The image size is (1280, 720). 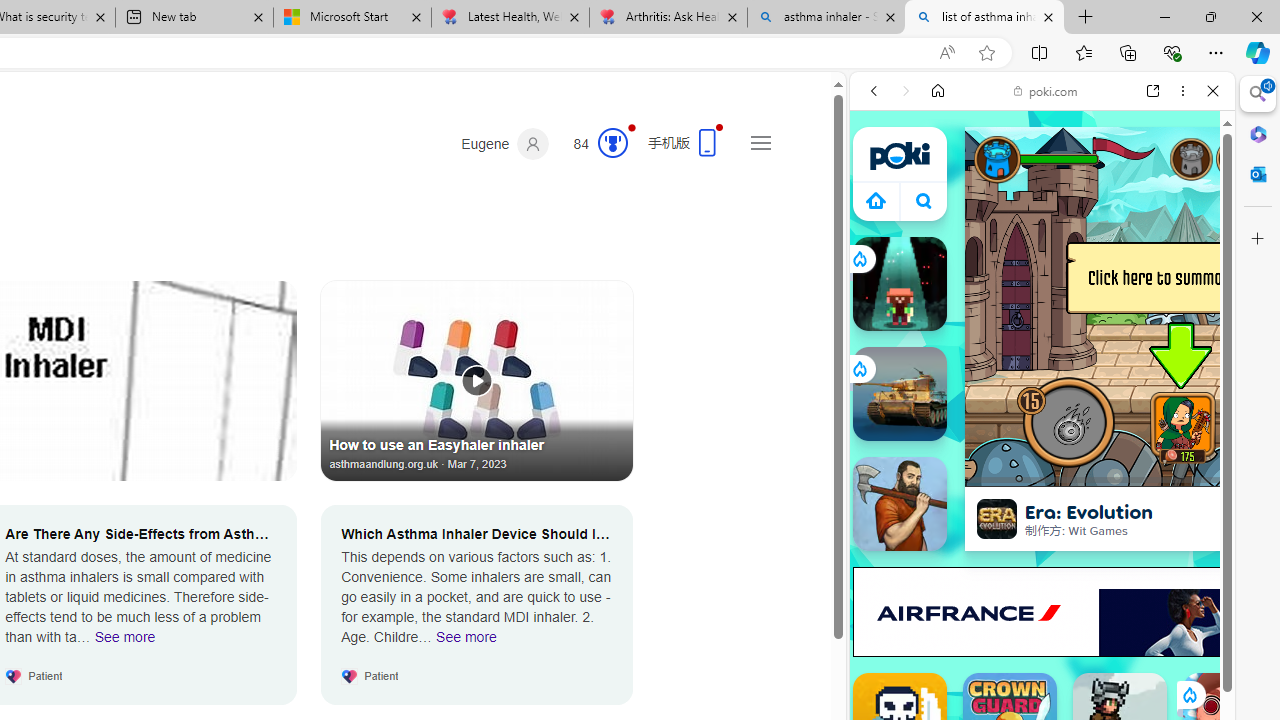 I want to click on 'Class: B_5ykBA46kDOxiz_R9wm', so click(x=923, y=200).